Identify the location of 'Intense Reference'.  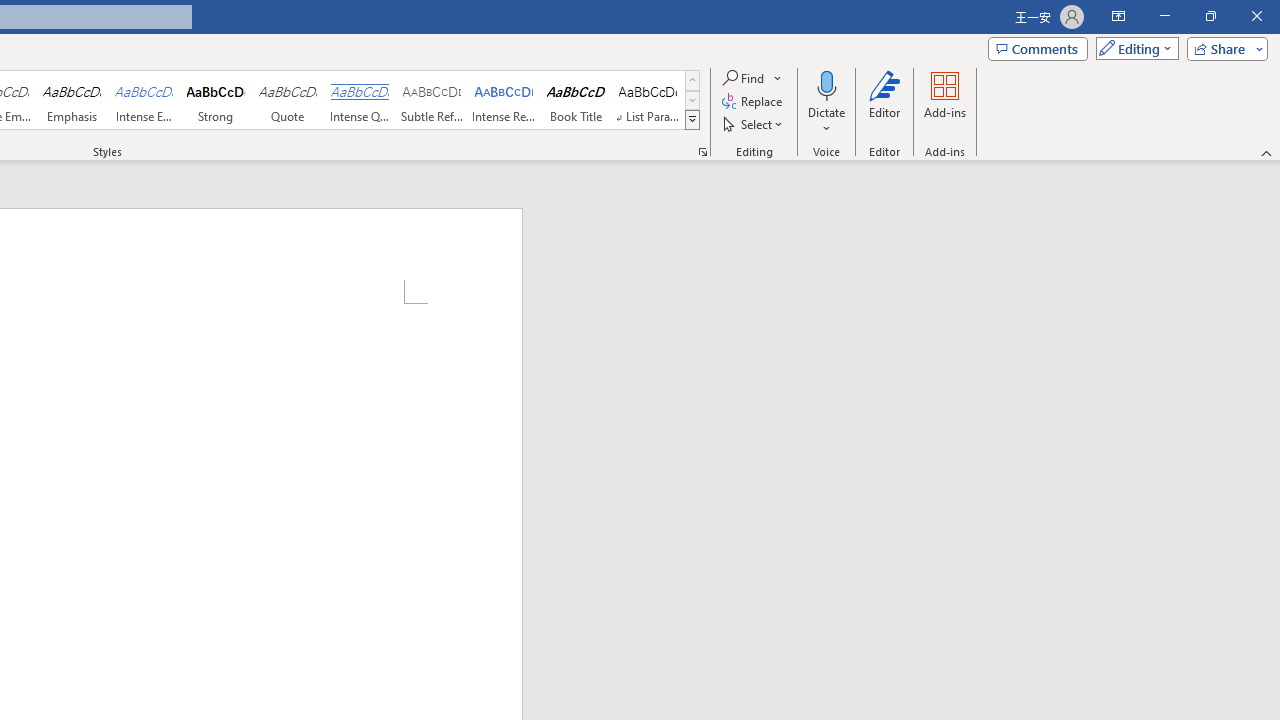
(504, 100).